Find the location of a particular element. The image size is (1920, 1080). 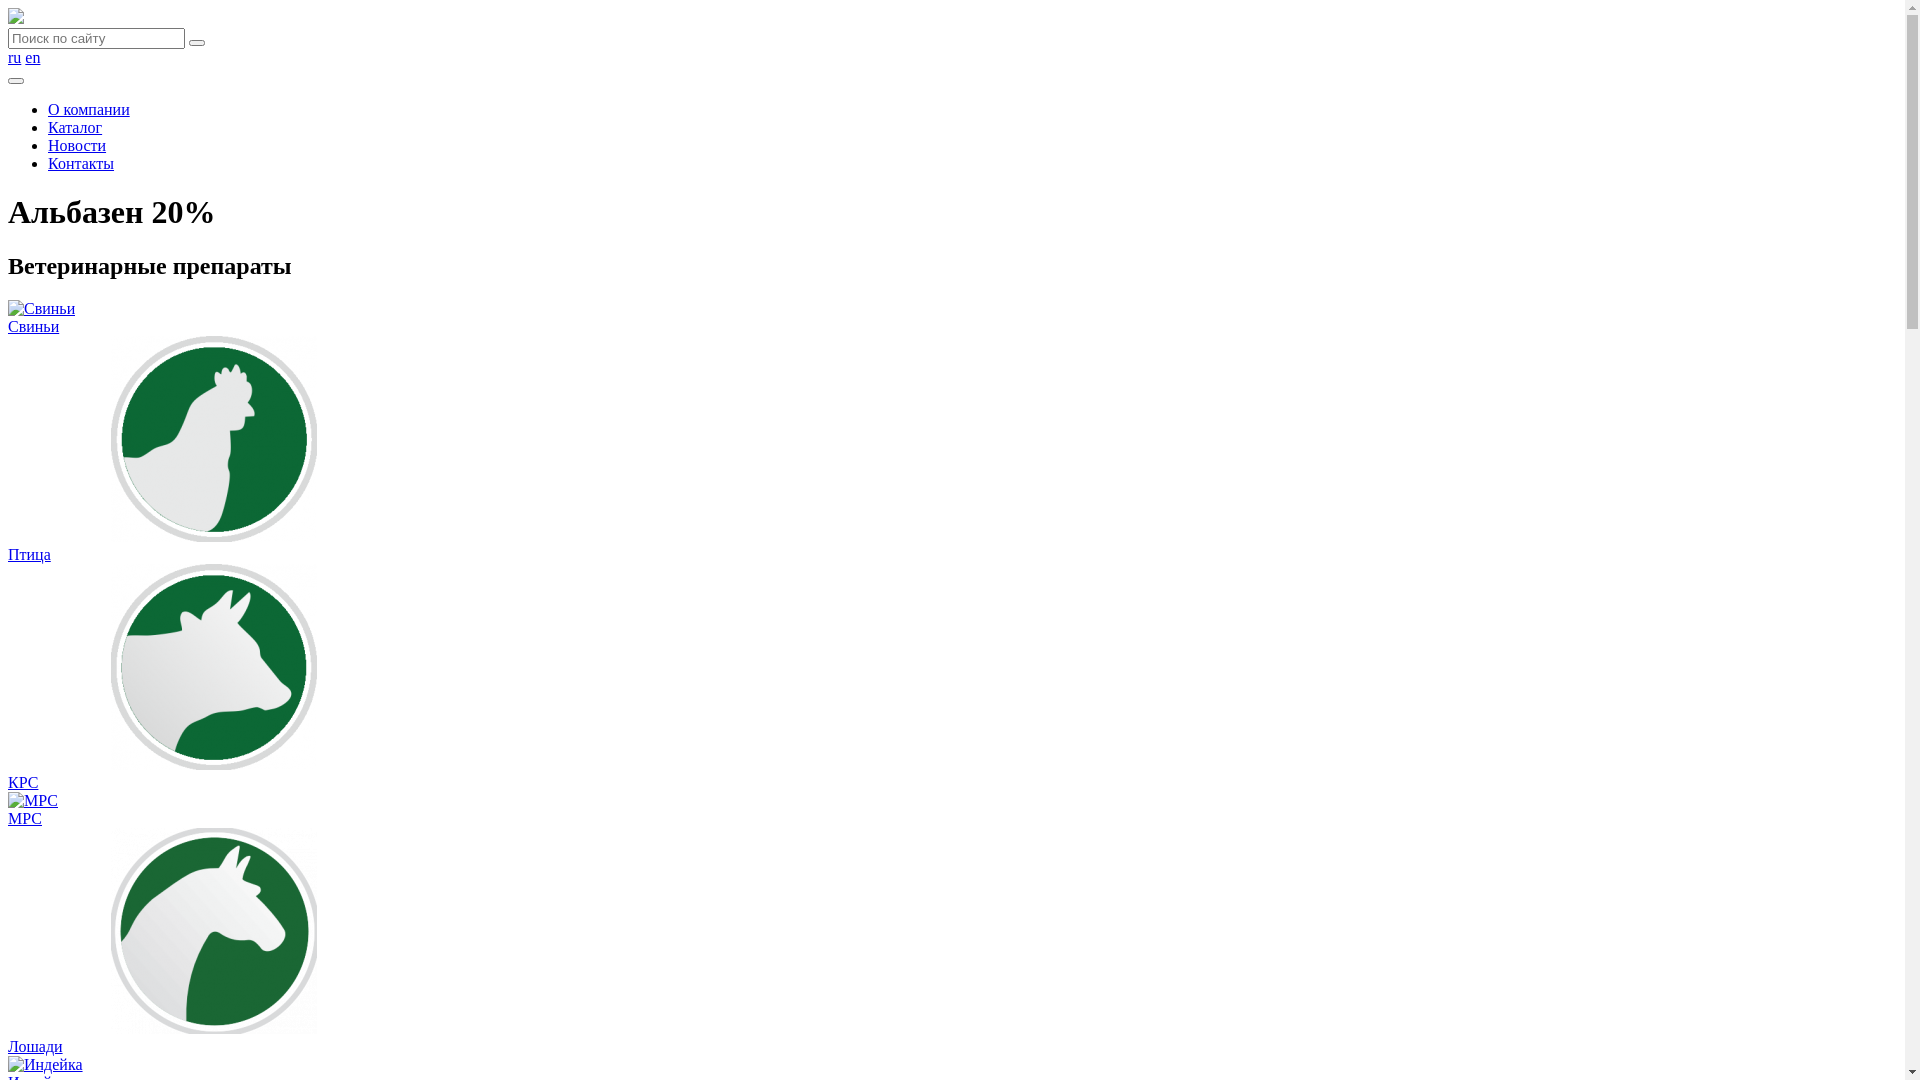

'en' is located at coordinates (32, 56).